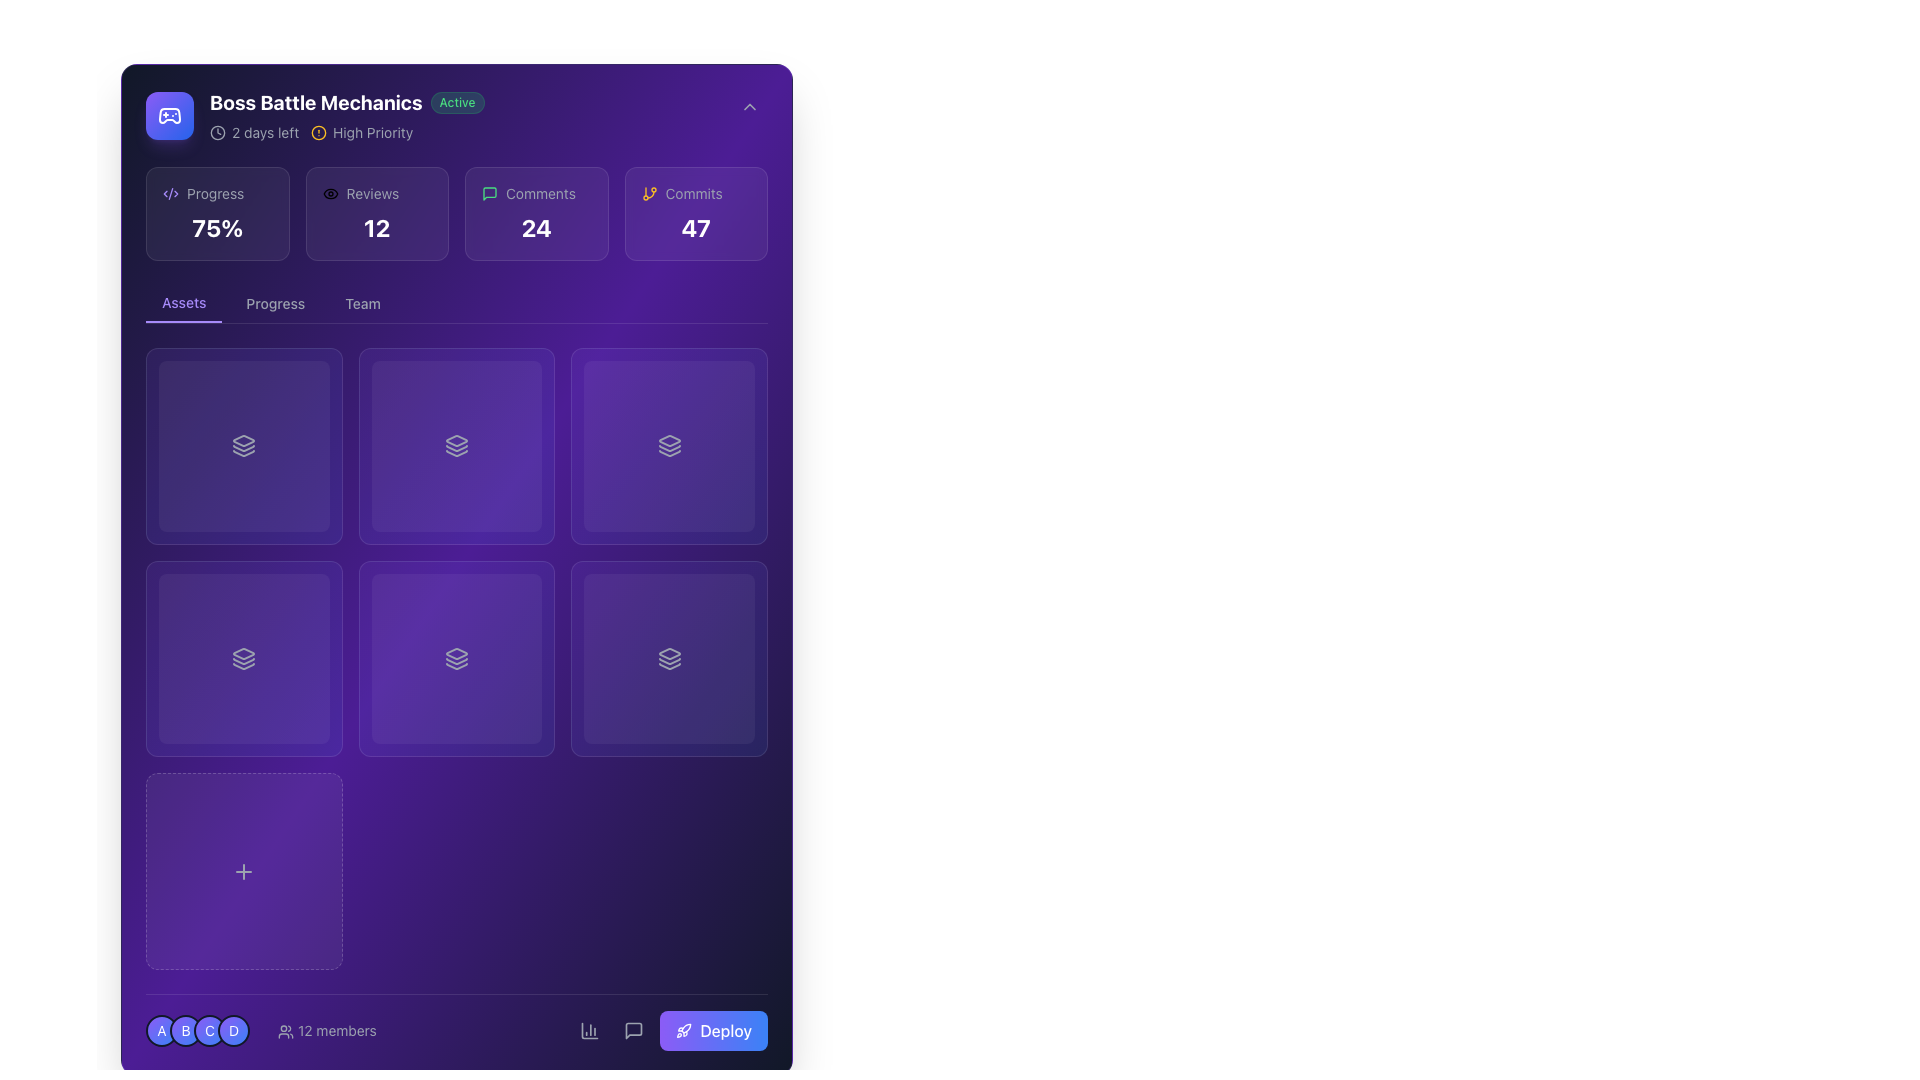 This screenshot has width=1920, height=1080. I want to click on the leftmost navigation tab labeled 'Assets', so click(184, 304).